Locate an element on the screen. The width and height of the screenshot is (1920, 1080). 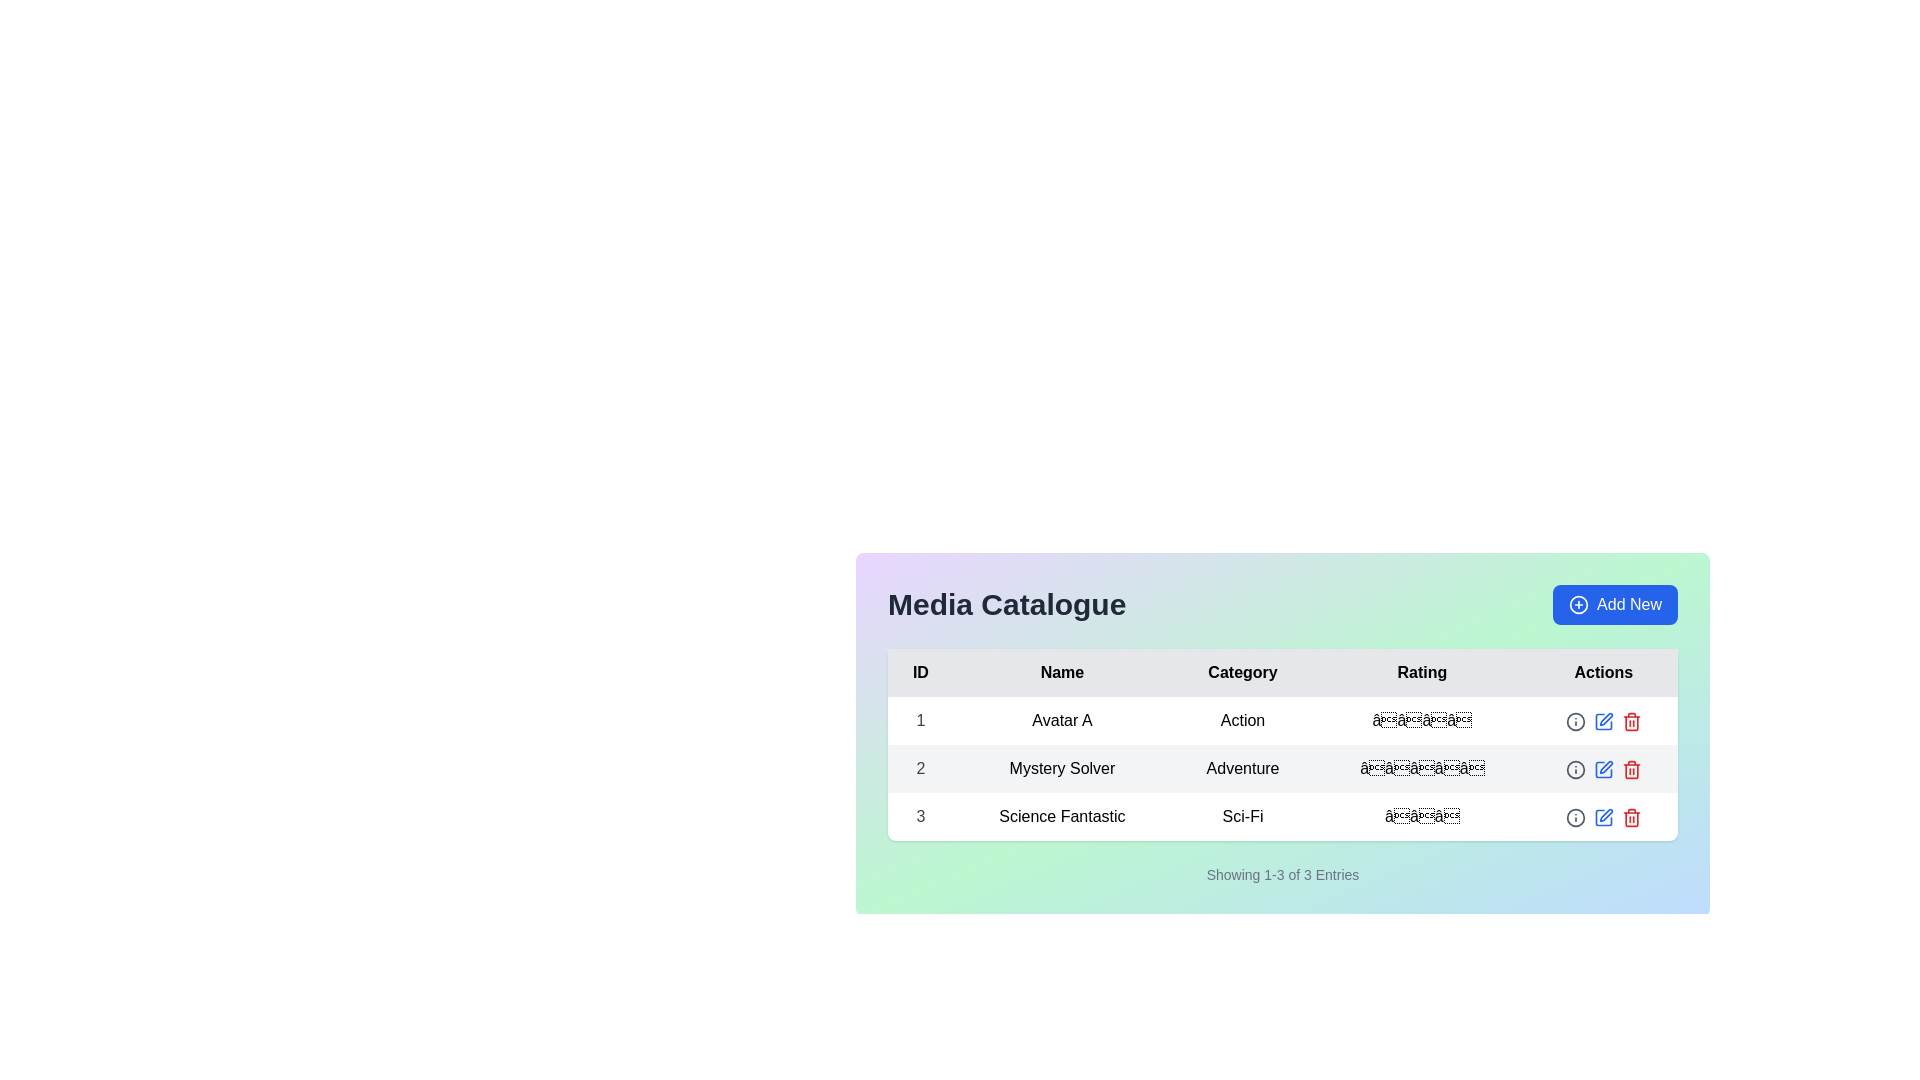
the text label that reads 'Showing 1-3 of 3 Entries', which is styled with a gray font color and located at the lower portion of the interface, just below the media catalog table is located at coordinates (1282, 874).